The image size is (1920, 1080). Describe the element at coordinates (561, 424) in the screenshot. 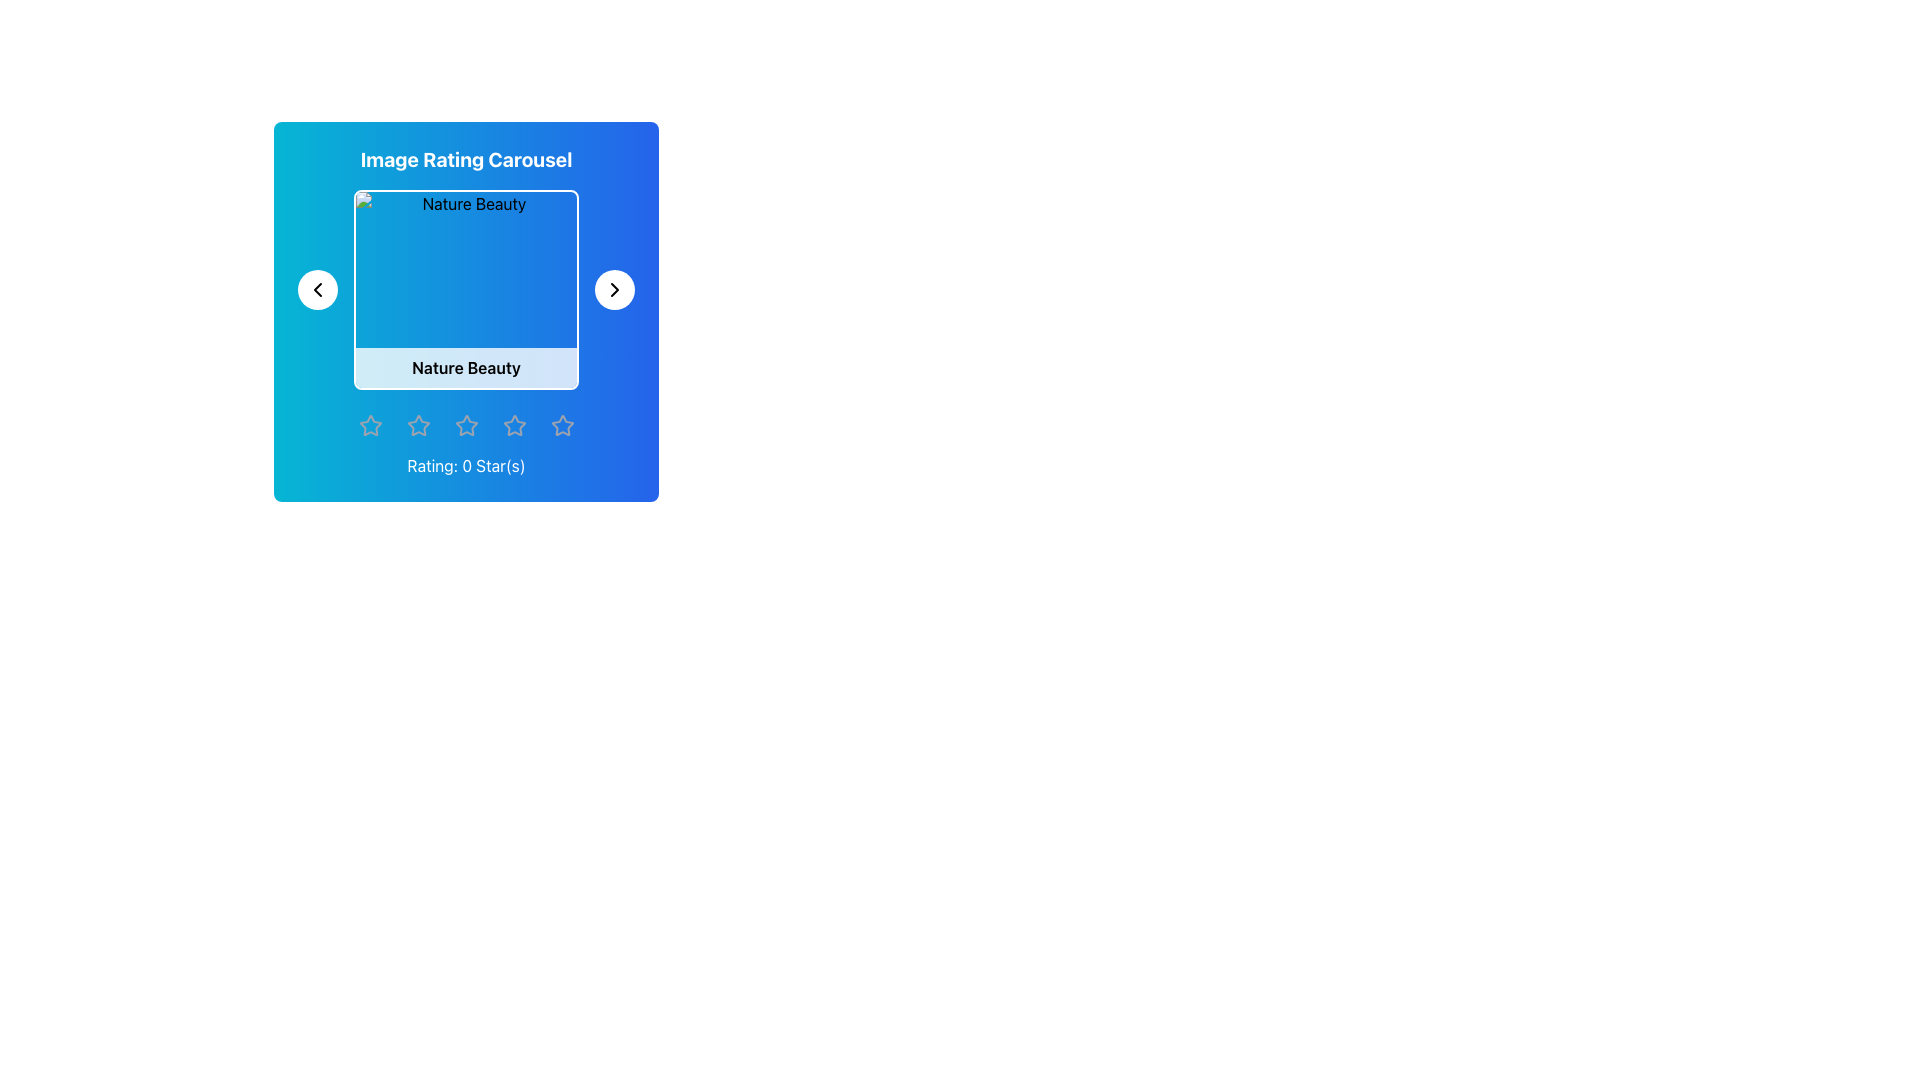

I see `the fifth star in the star rating element` at that location.